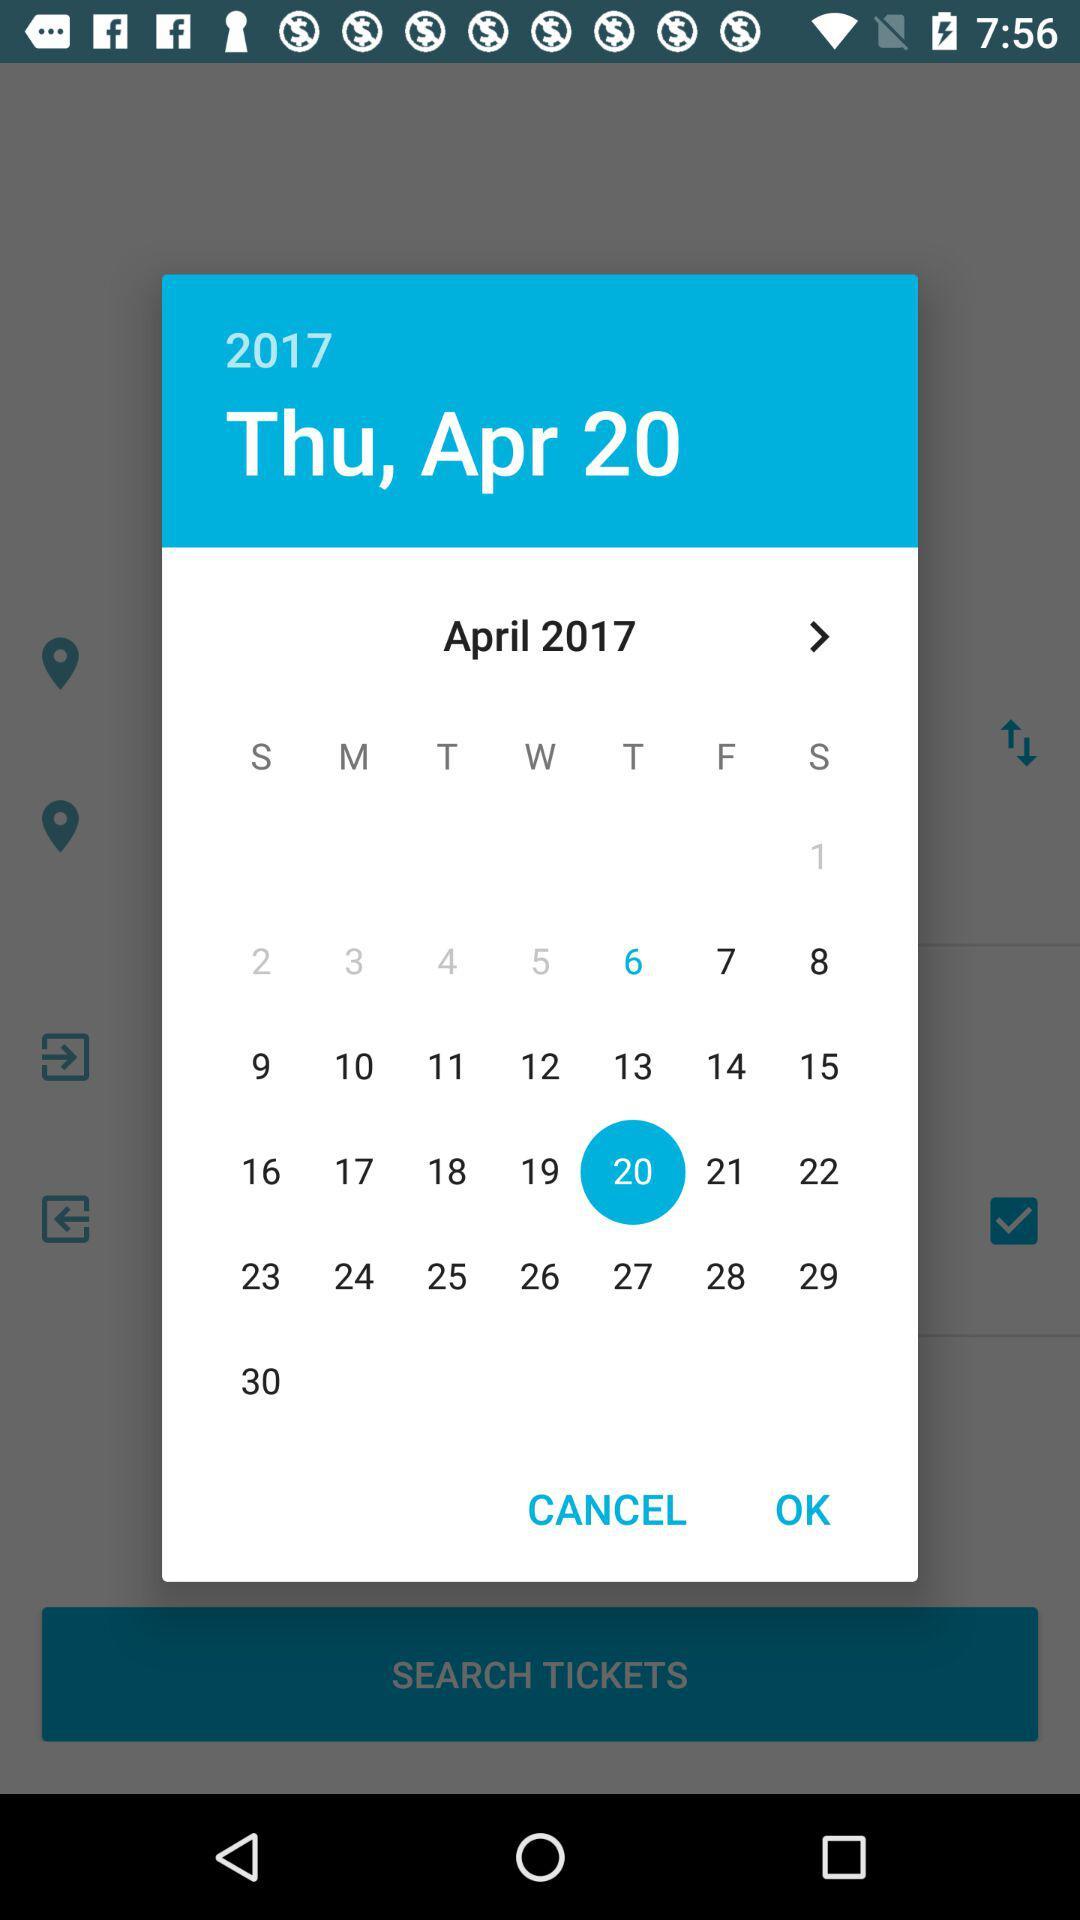 The height and width of the screenshot is (1920, 1080). What do you see at coordinates (801, 1508) in the screenshot?
I see `icon at the bottom right corner` at bounding box center [801, 1508].